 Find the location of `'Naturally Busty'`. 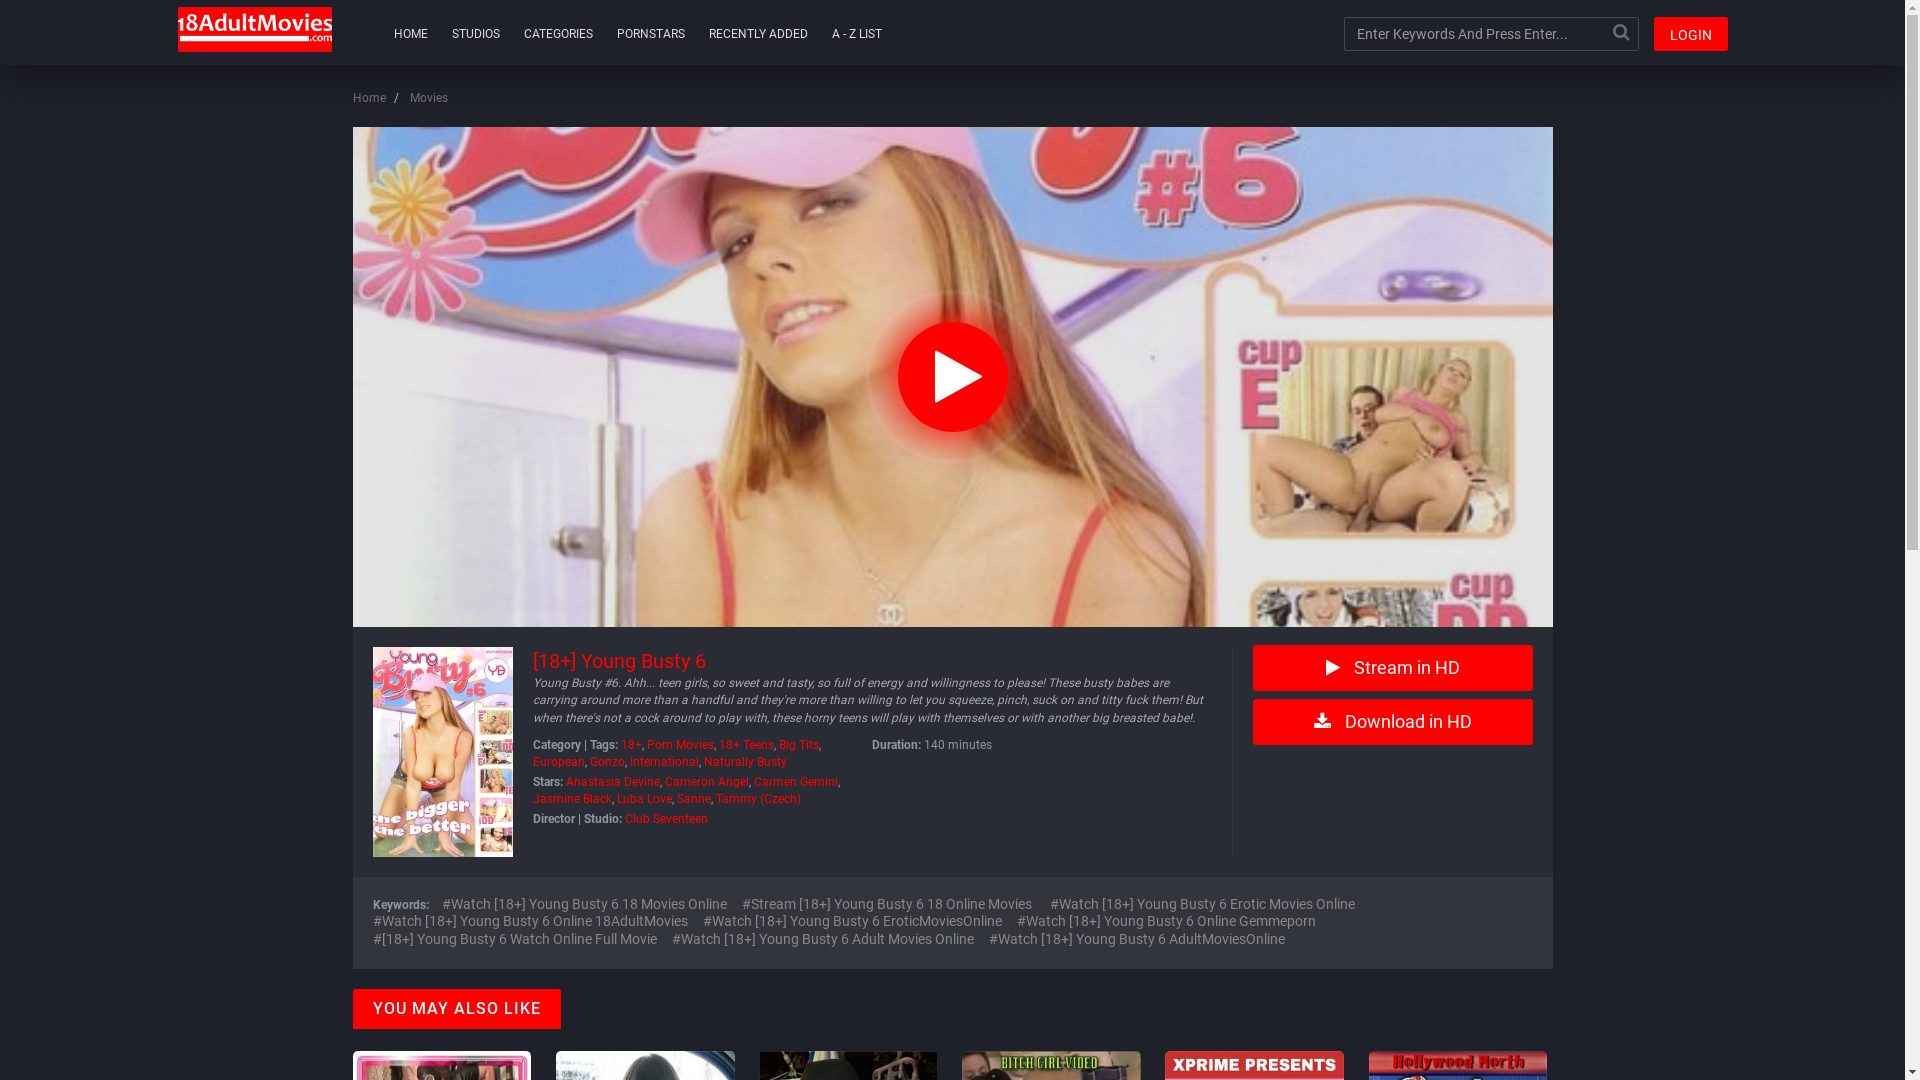

'Naturally Busty' is located at coordinates (744, 762).